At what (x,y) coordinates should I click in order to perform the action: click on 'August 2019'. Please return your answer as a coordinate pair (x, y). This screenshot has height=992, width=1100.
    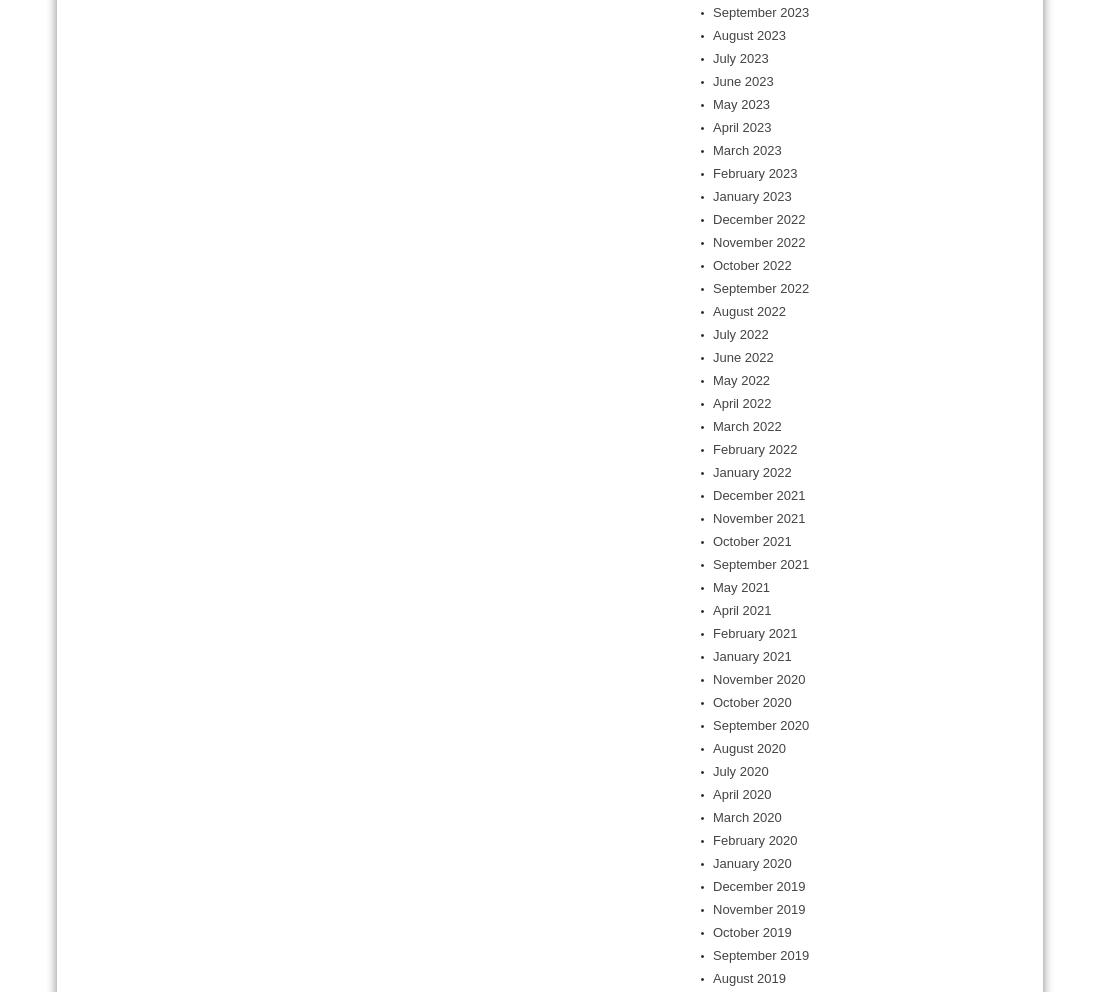
    Looking at the image, I should click on (712, 978).